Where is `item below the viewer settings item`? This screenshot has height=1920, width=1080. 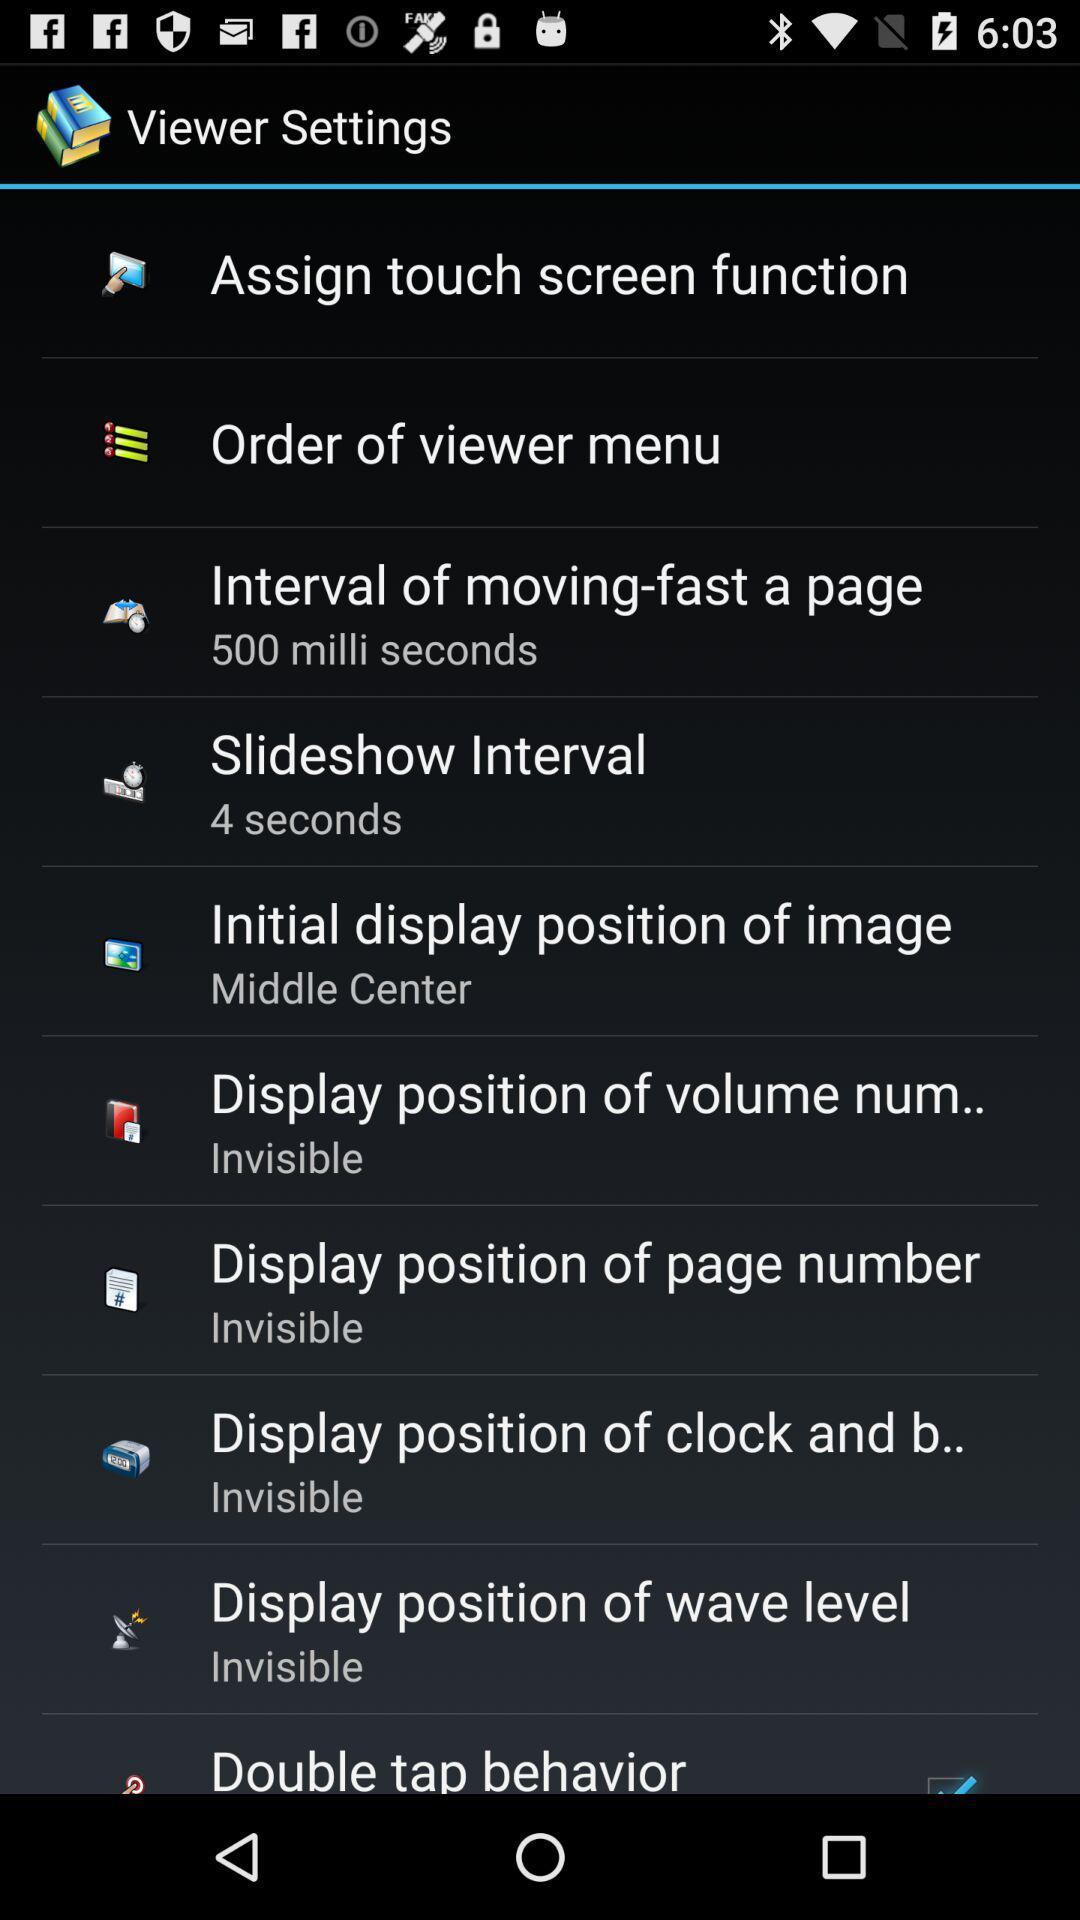 item below the viewer settings item is located at coordinates (559, 271).